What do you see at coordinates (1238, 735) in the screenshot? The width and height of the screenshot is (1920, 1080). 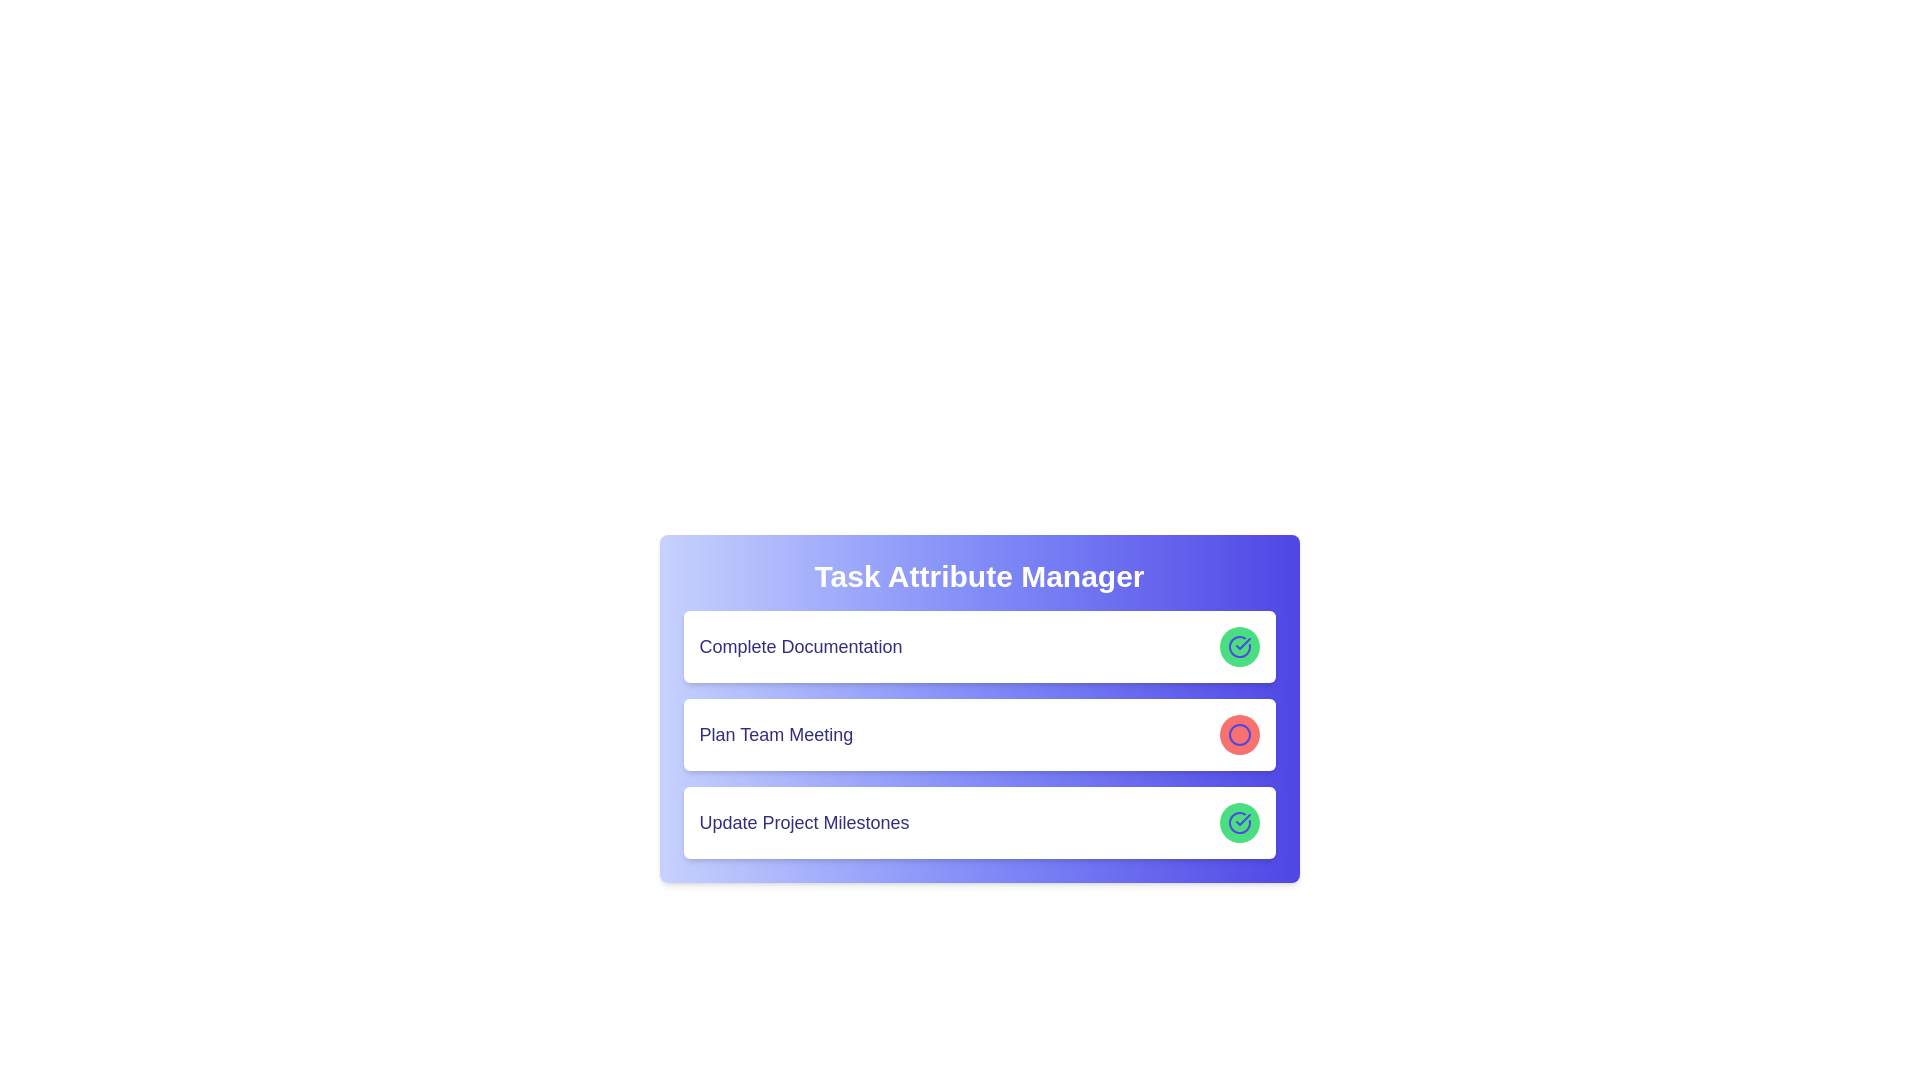 I see `the button located in the rightmost third of the card labeled 'Plan Team Meeting'` at bounding box center [1238, 735].